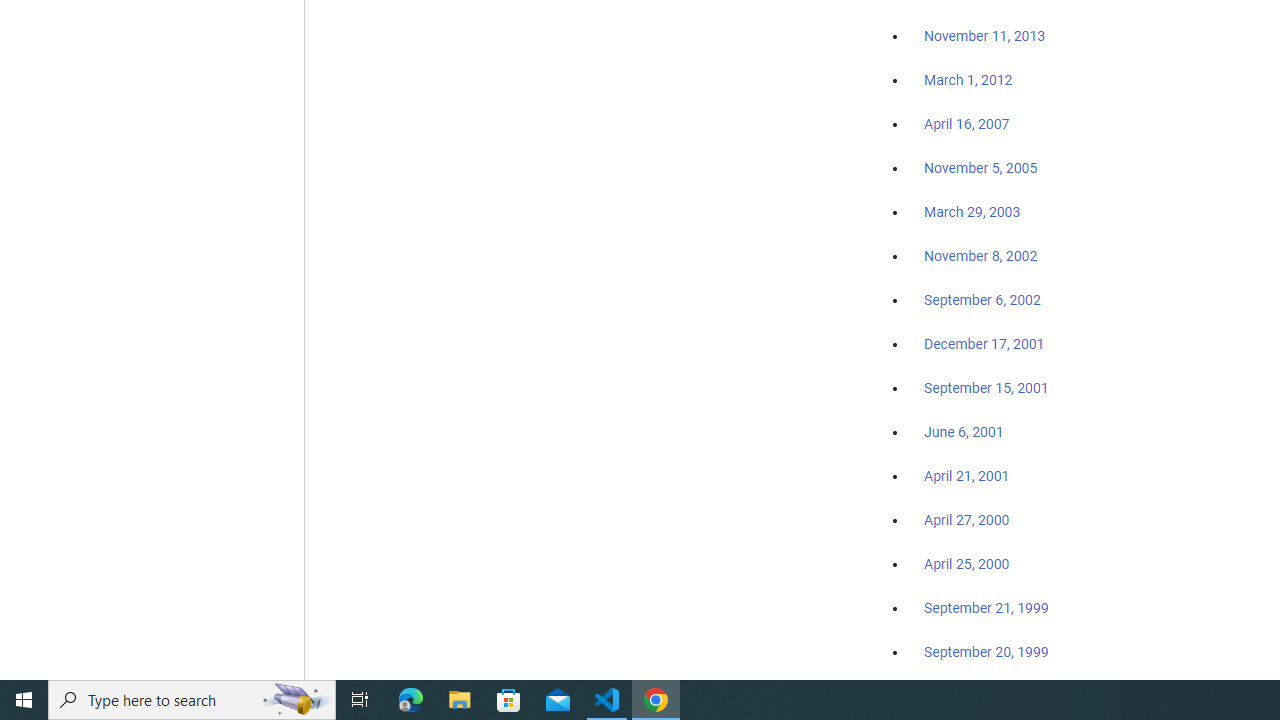  I want to click on 'March 1, 2012', so click(968, 80).